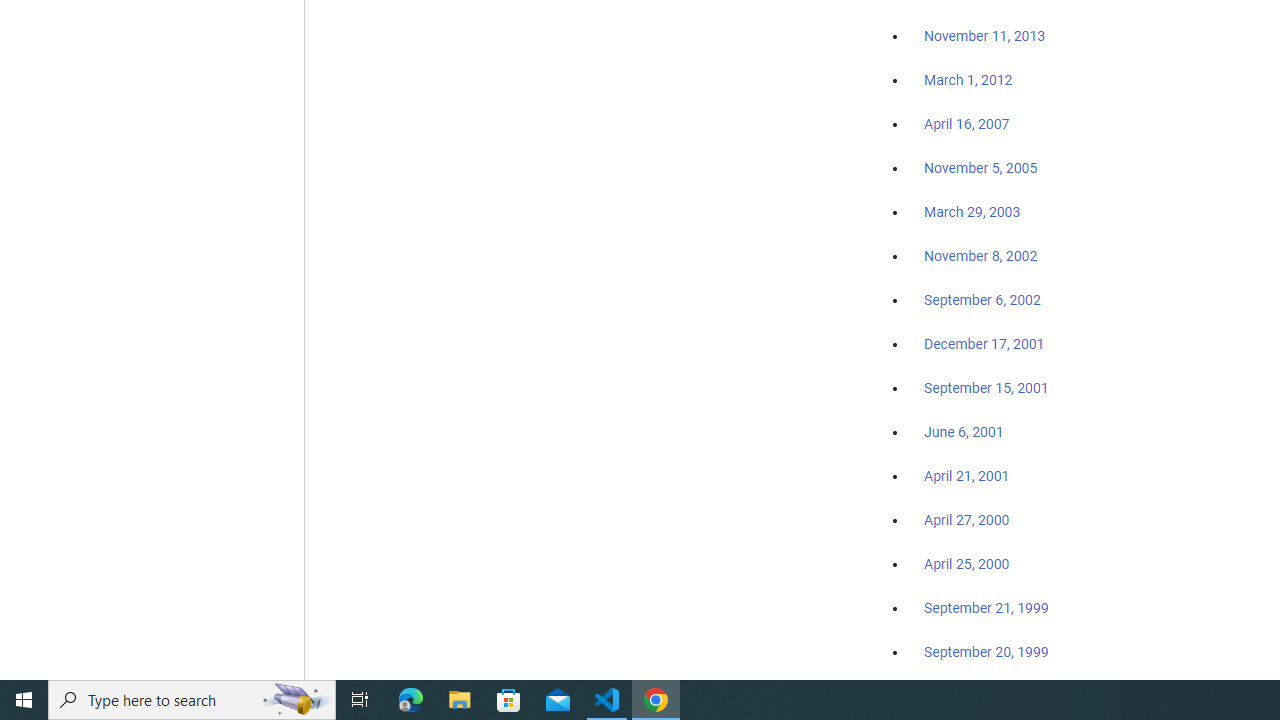  I want to click on 'March 1, 2012', so click(968, 80).